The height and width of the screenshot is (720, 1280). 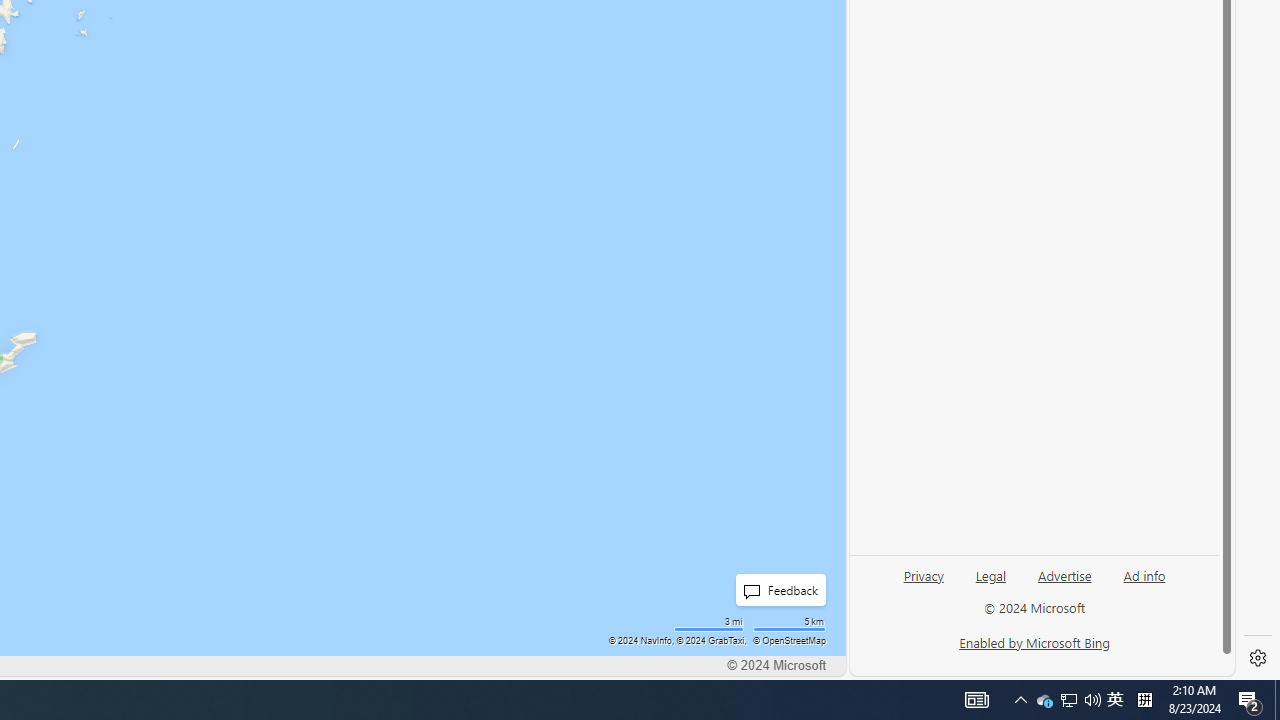 What do you see at coordinates (990, 583) in the screenshot?
I see `'Legal'` at bounding box center [990, 583].